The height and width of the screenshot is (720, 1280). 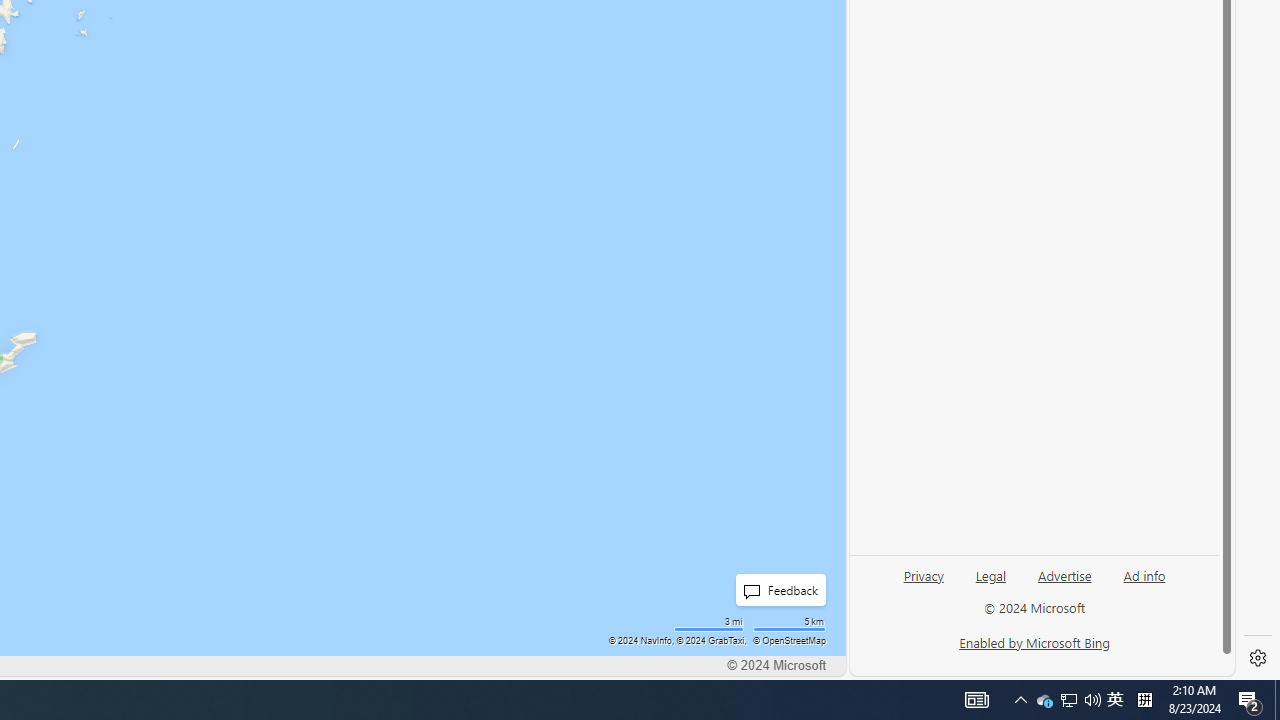 What do you see at coordinates (990, 583) in the screenshot?
I see `'Legal'` at bounding box center [990, 583].